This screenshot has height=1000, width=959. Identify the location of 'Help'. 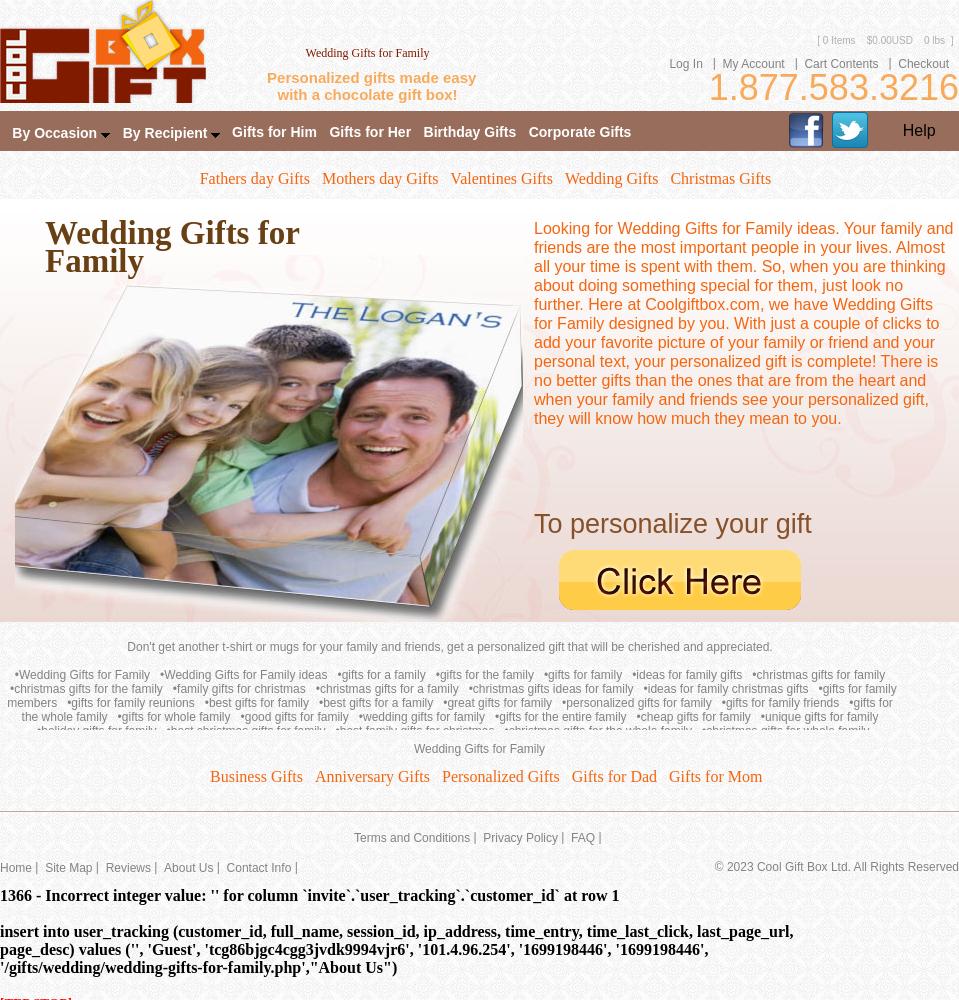
(902, 130).